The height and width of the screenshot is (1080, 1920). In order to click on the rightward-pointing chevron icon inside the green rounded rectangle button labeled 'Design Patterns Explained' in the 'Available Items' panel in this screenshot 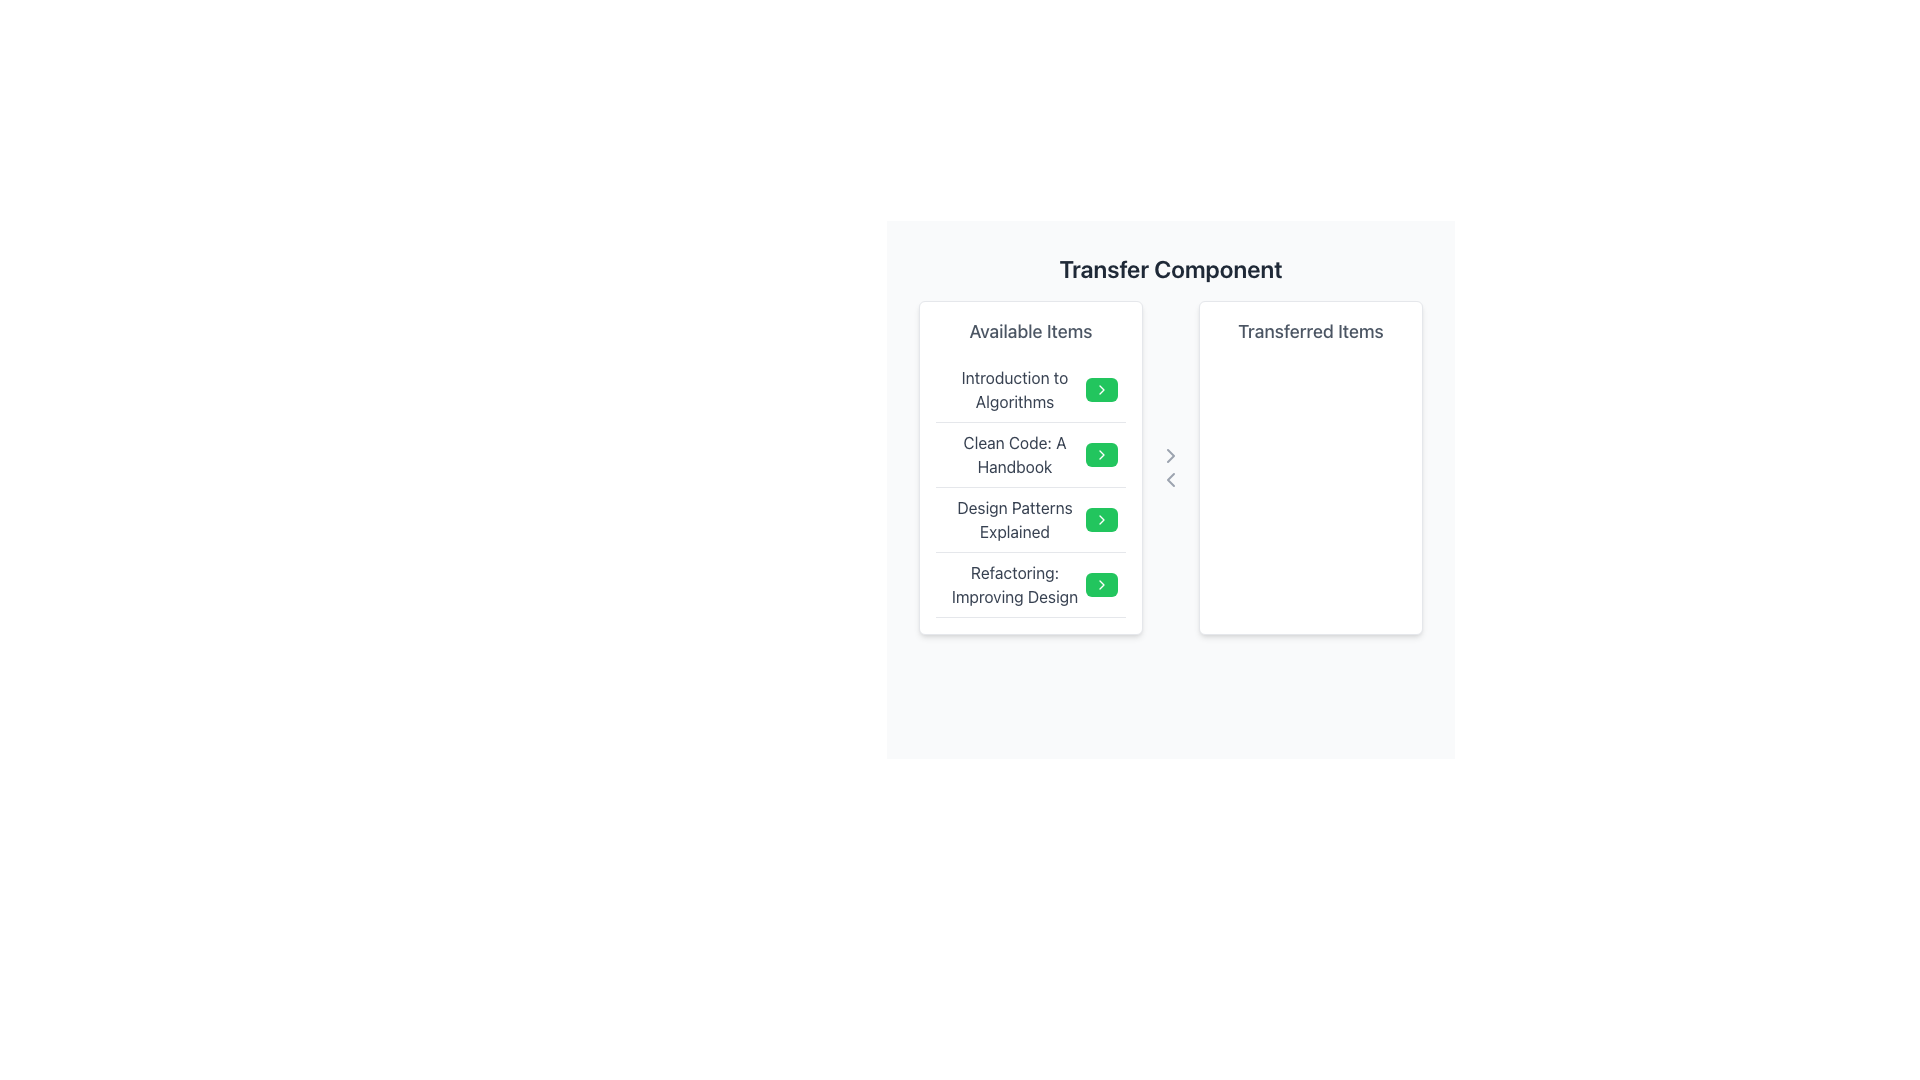, I will do `click(1101, 519)`.